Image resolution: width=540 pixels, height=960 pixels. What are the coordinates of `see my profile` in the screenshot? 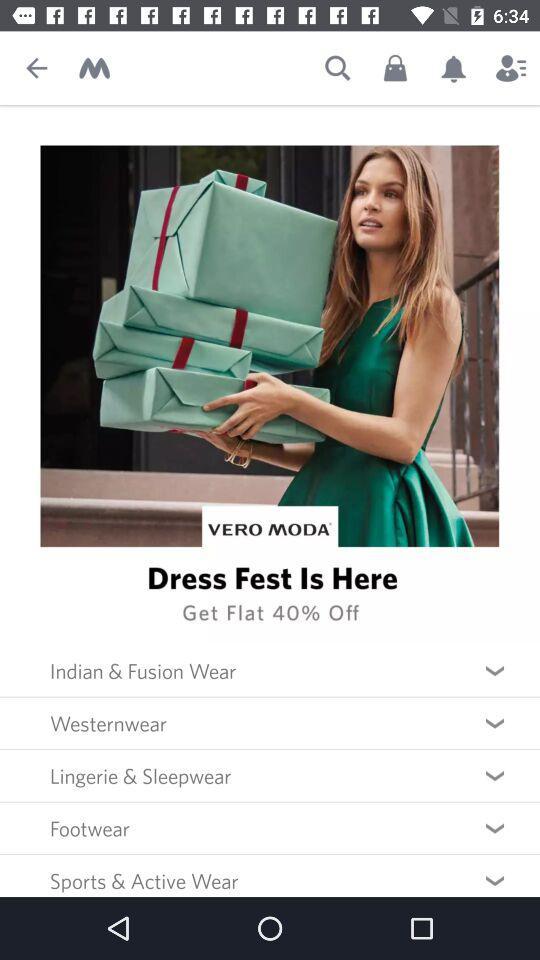 It's located at (511, 68).